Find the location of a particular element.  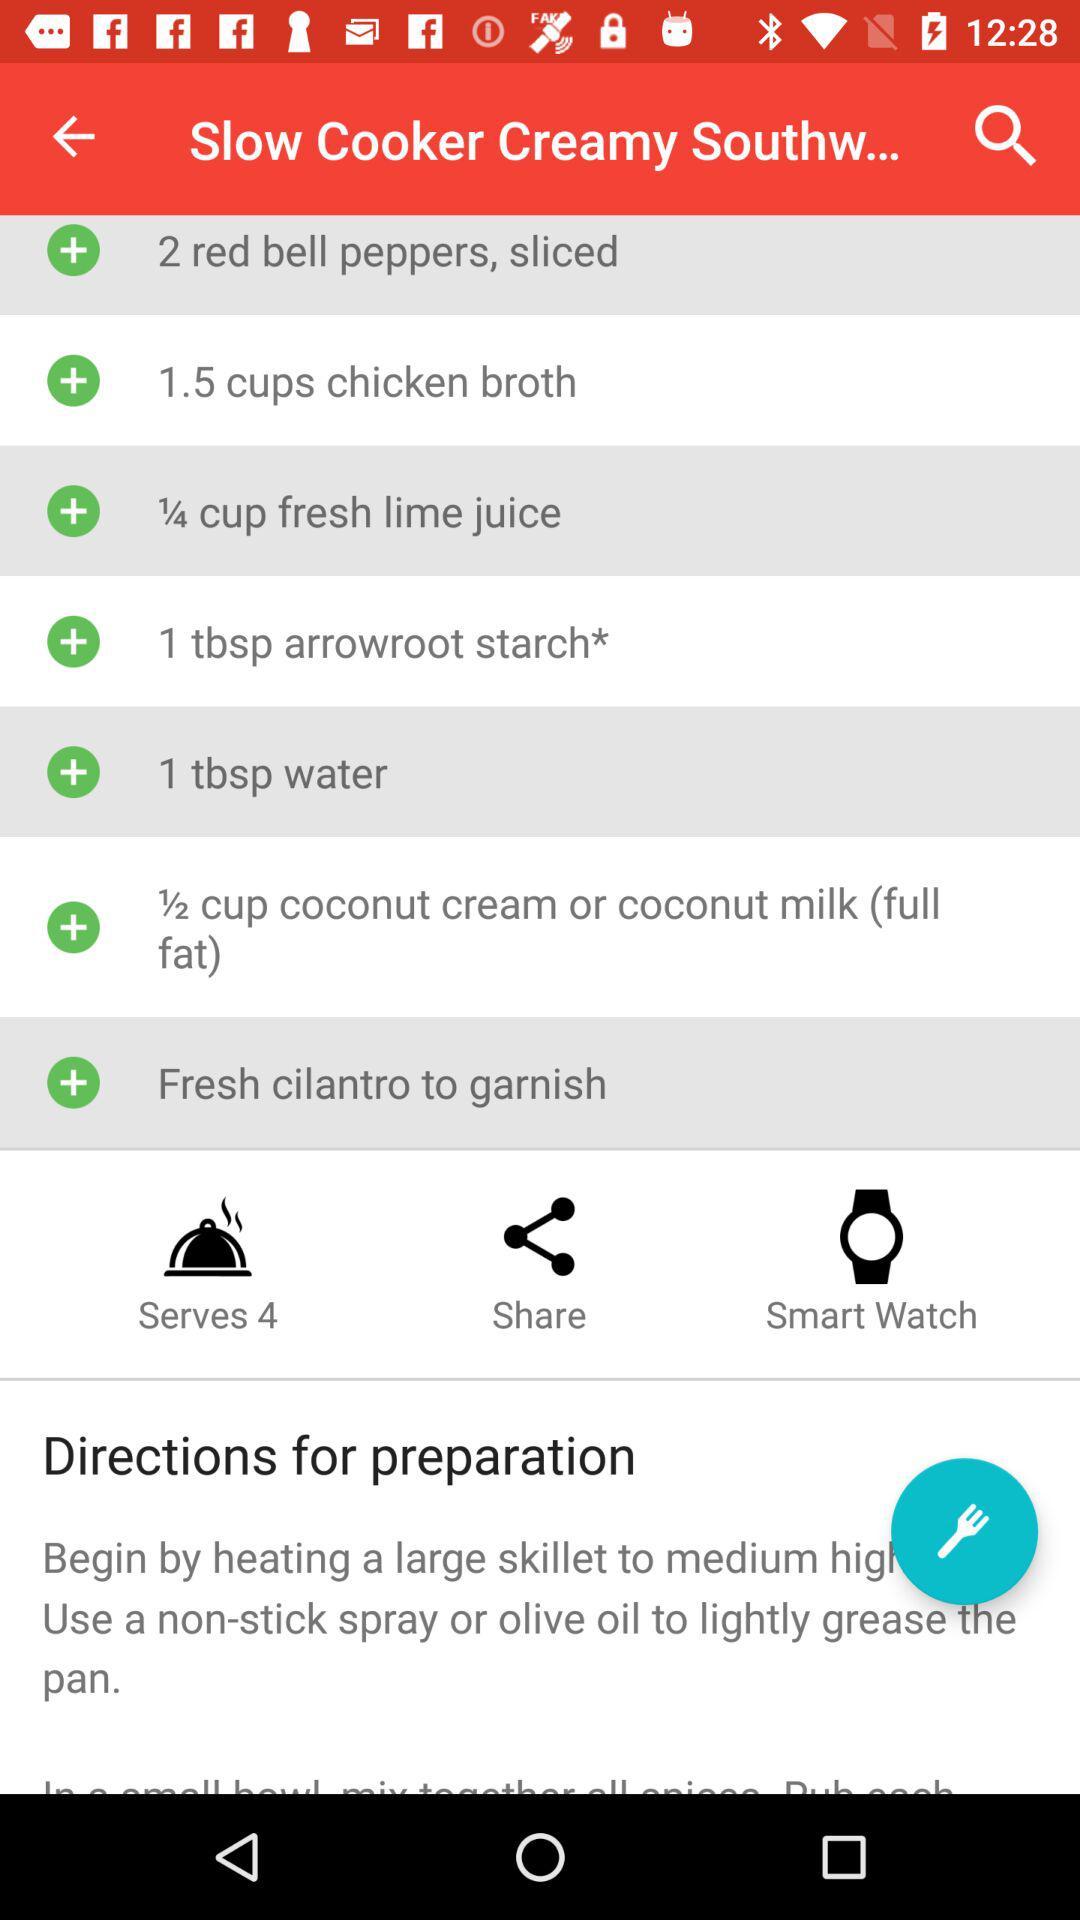

item above the 2 red bell icon is located at coordinates (72, 135).